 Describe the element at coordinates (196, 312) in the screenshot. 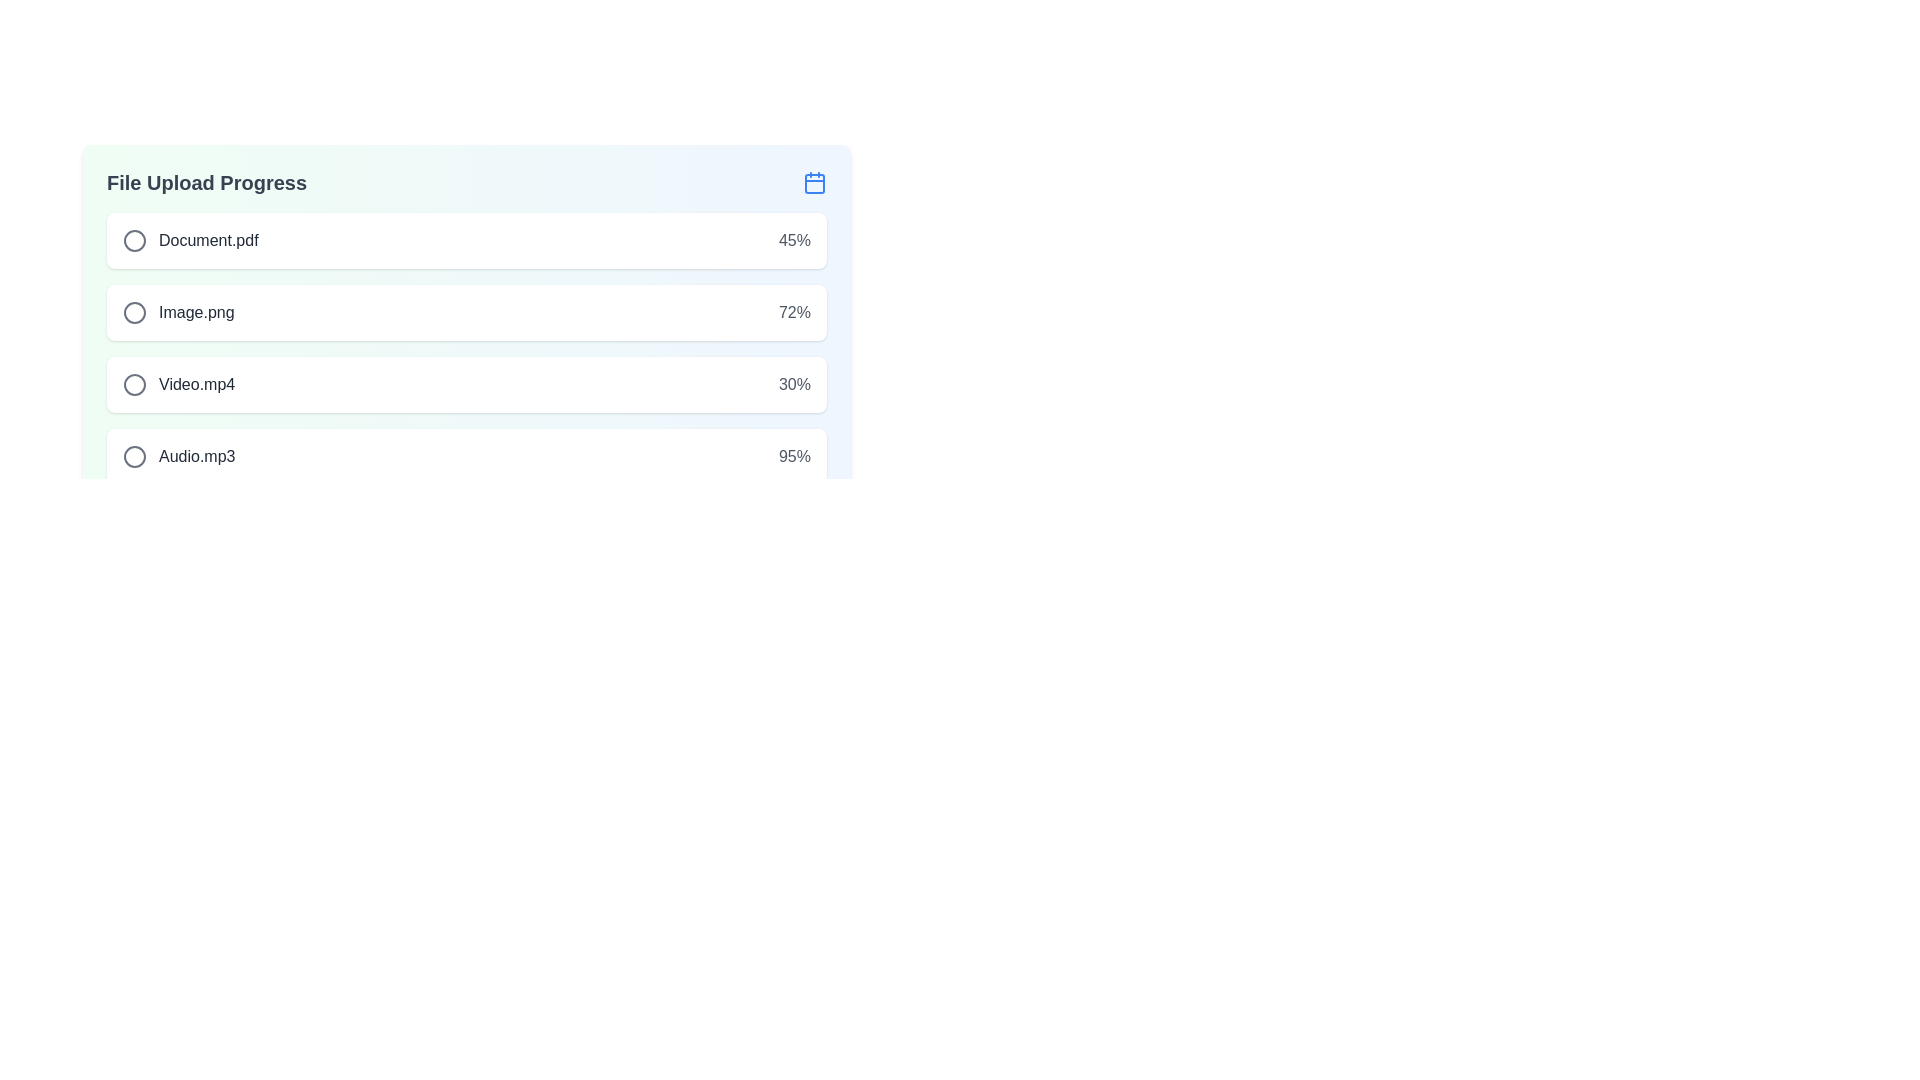

I see `the text label displaying 'Image.png' in medium gray bold font, located in the second row of the upload progress list` at that location.